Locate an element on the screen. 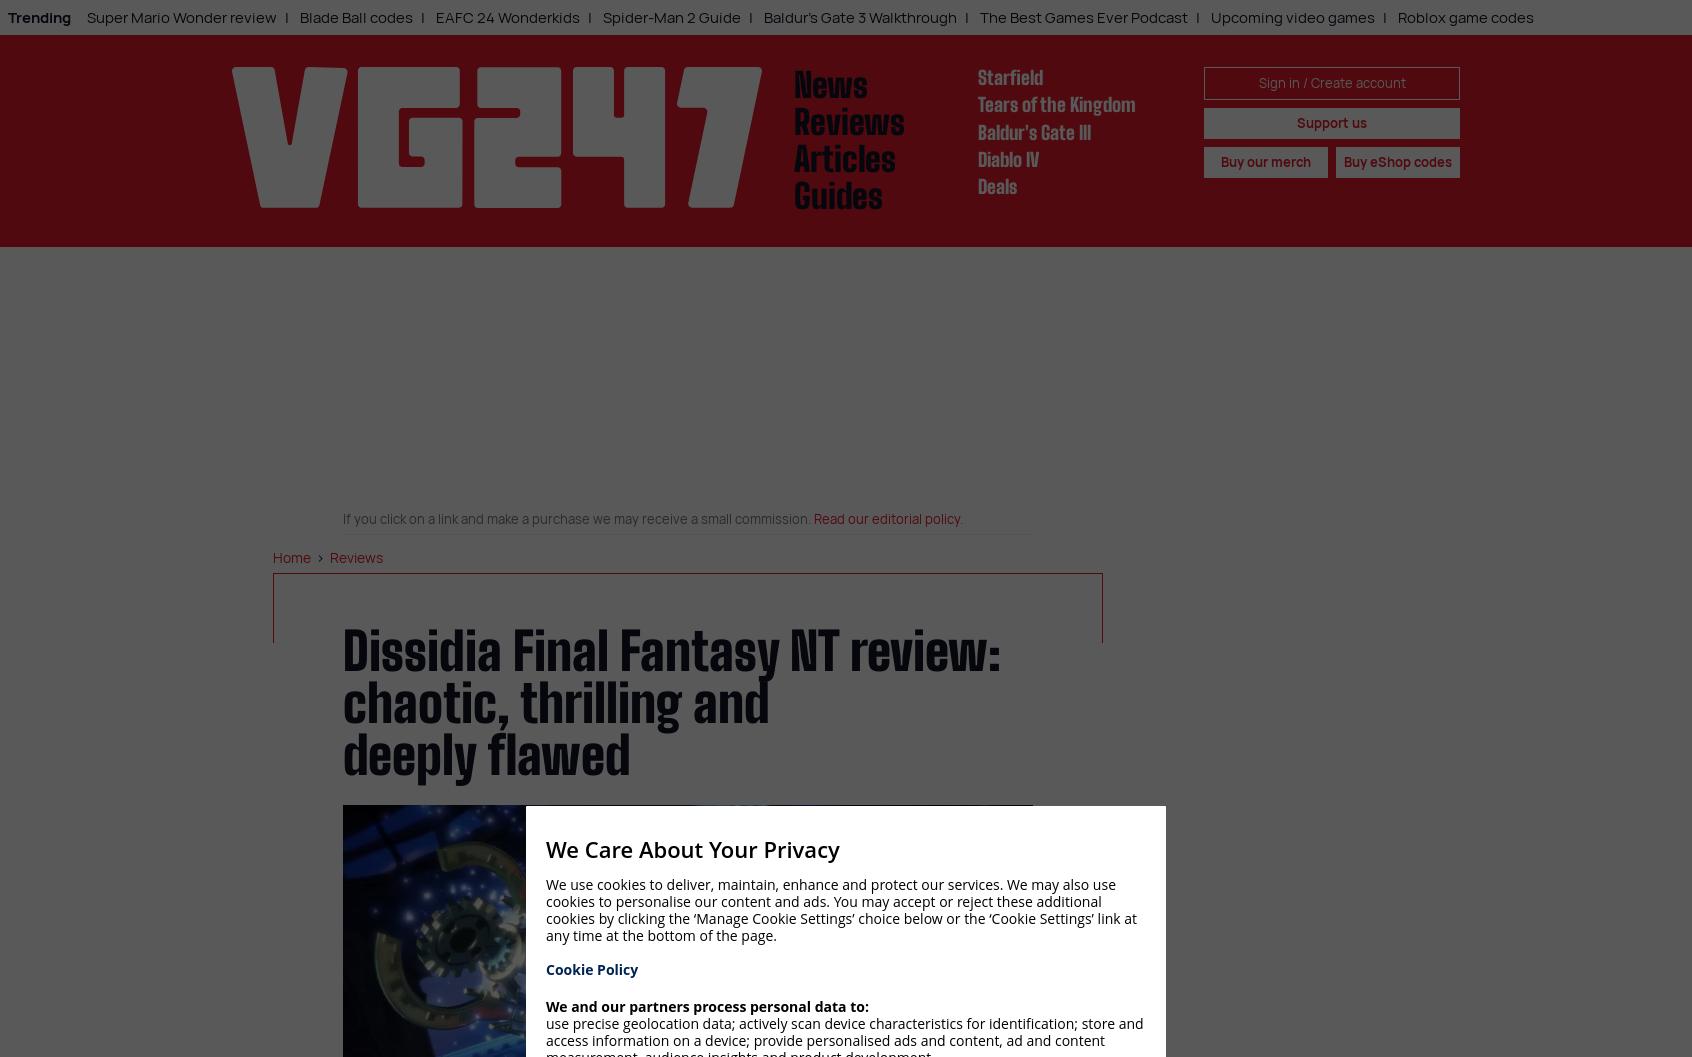 The height and width of the screenshot is (1057, 1692). 'Upcoming video games' is located at coordinates (1292, 17).